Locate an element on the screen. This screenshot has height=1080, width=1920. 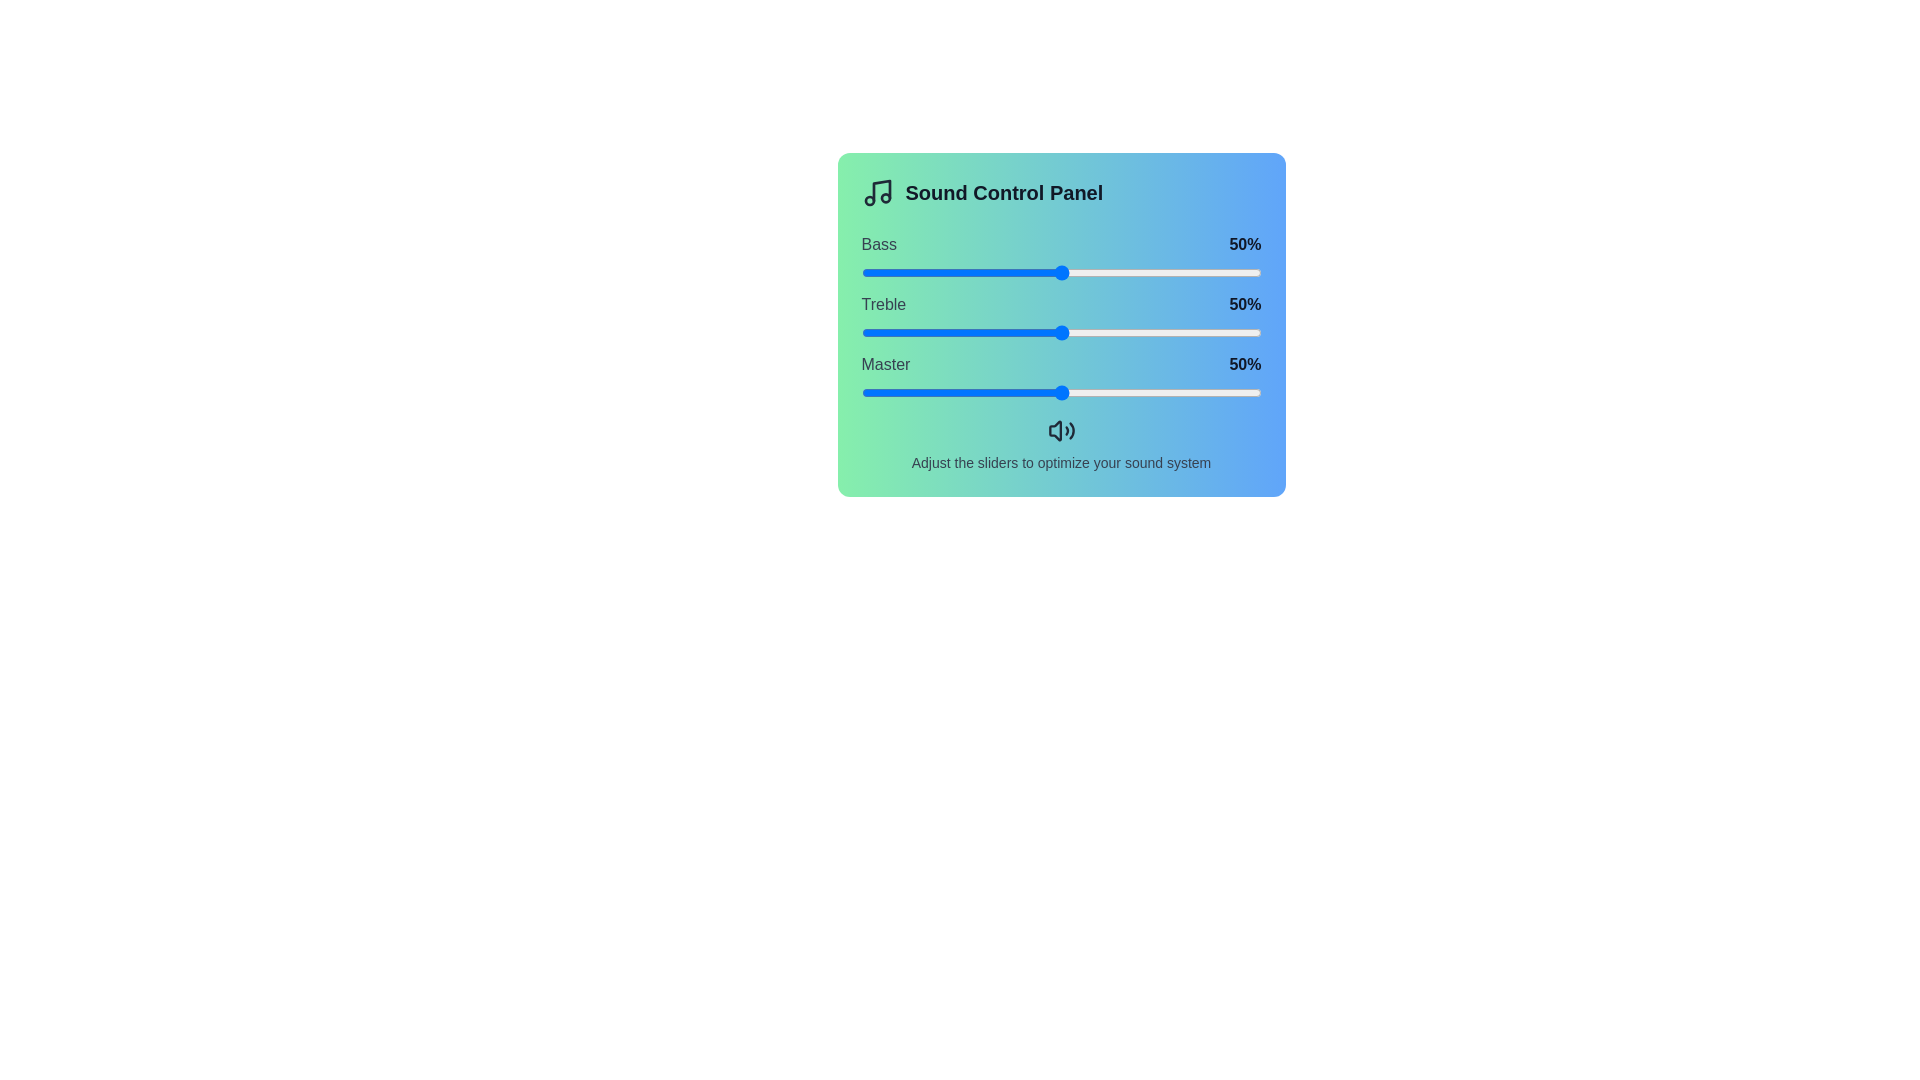
the musical note icon in the header of the Sound Control Panel is located at coordinates (877, 192).